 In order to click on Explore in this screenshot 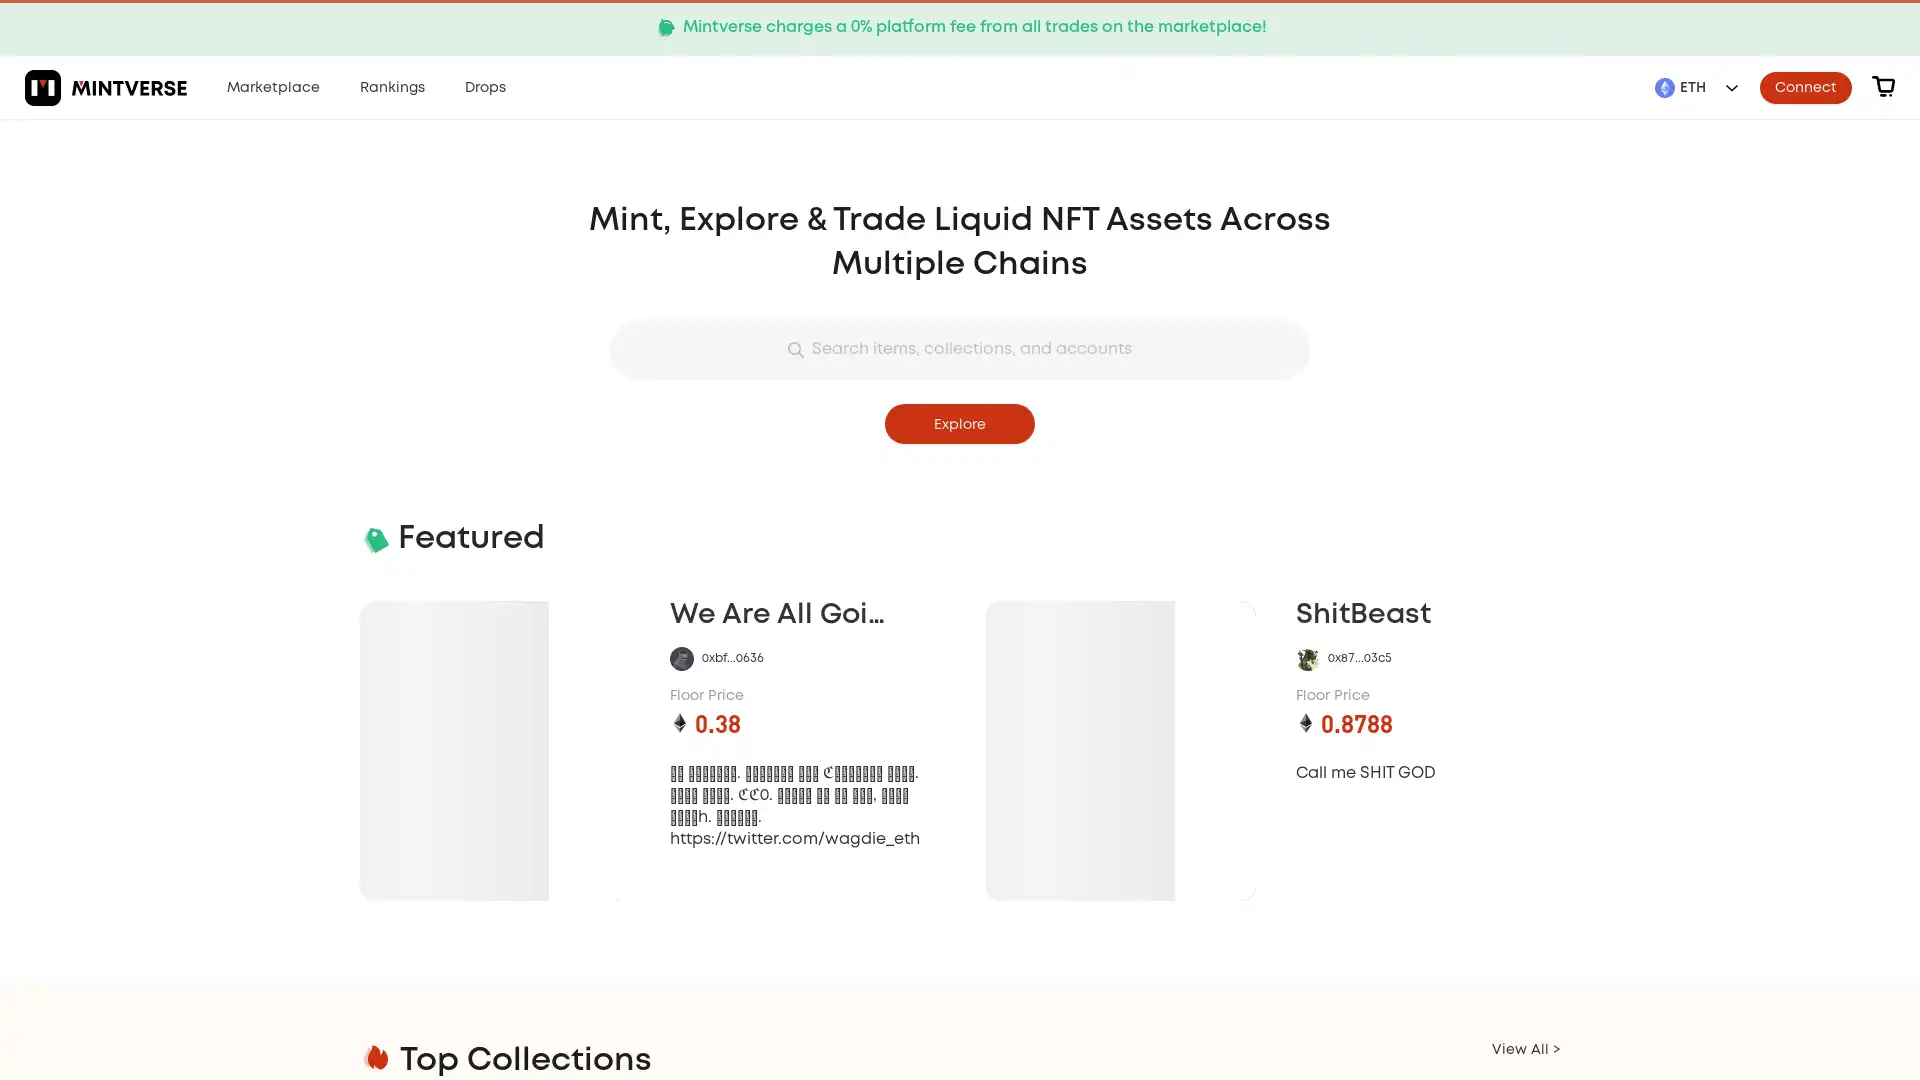, I will do `click(960, 423)`.